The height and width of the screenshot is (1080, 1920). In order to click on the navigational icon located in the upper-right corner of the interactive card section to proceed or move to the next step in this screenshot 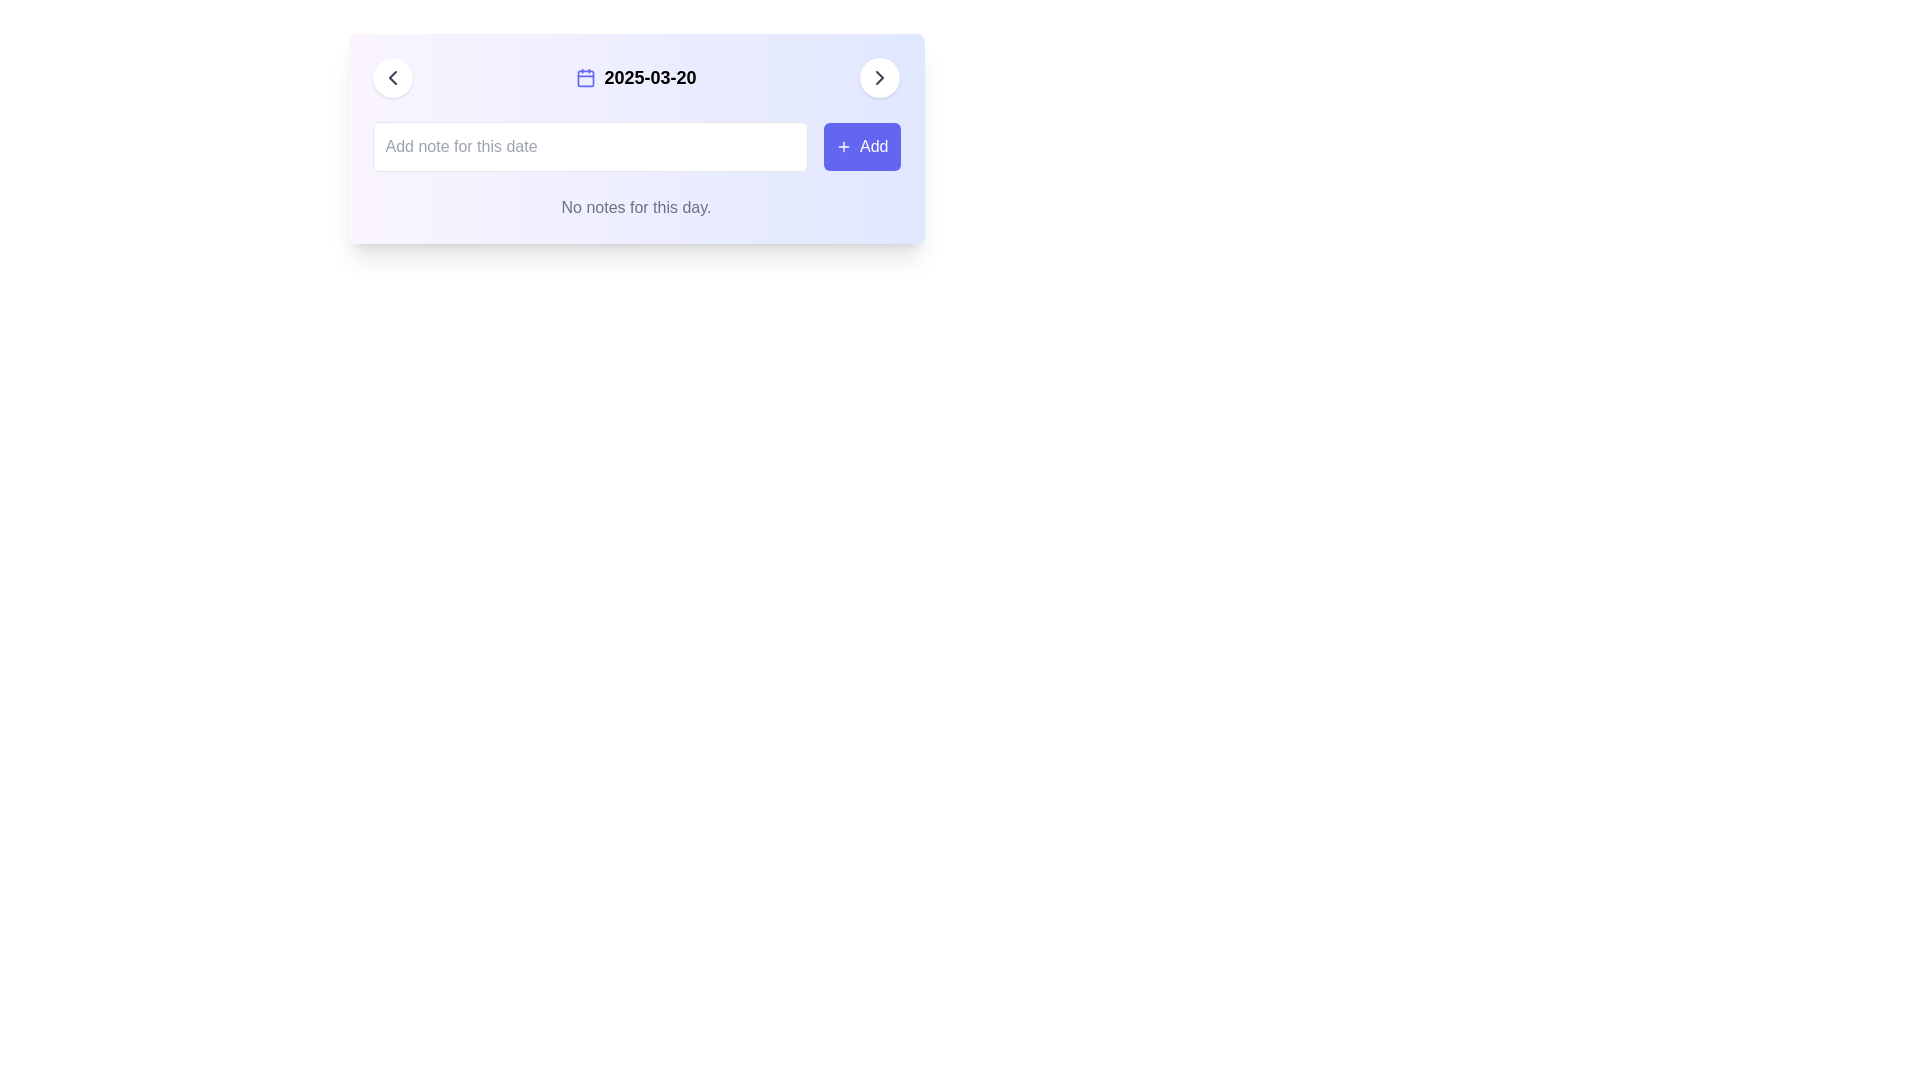, I will do `click(880, 76)`.